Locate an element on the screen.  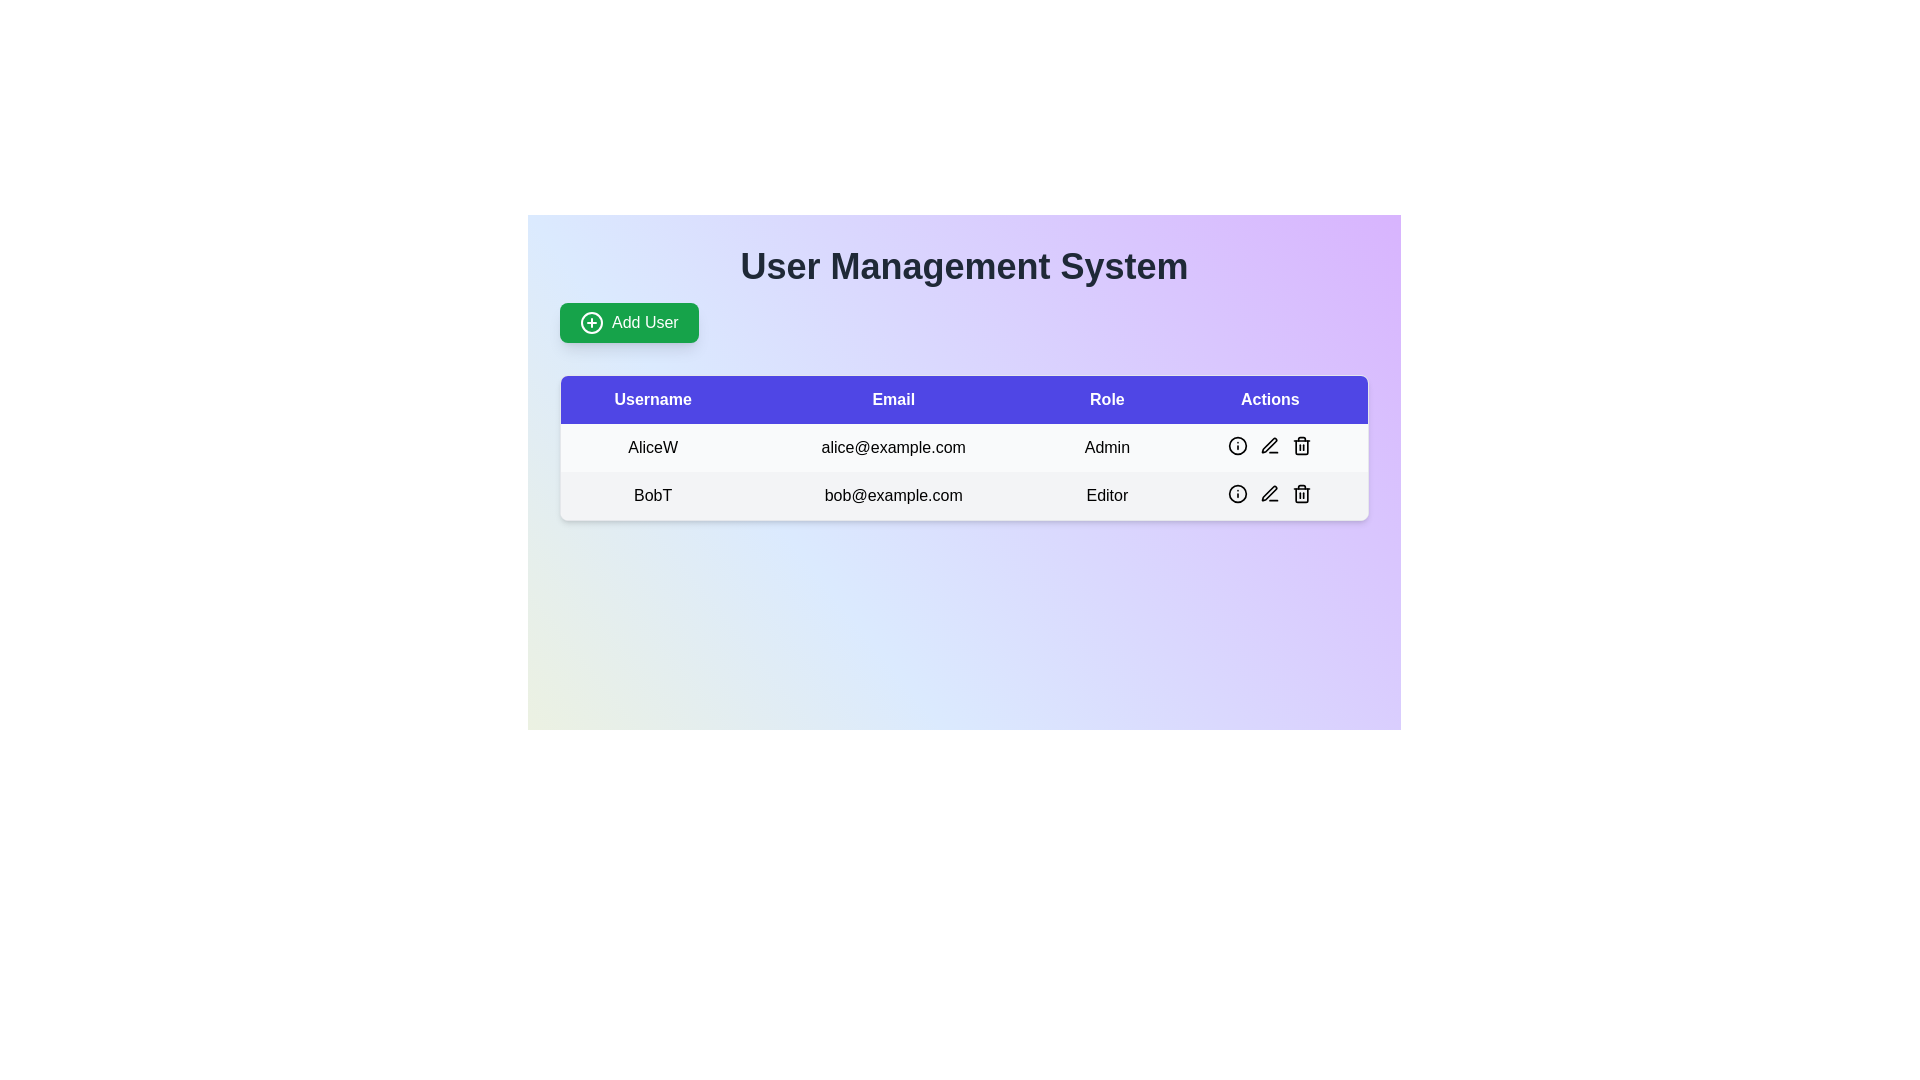
the circular outline inside the 'Add User' button, which has a green background and a white stroke, located to the left of the label is located at coordinates (590, 322).